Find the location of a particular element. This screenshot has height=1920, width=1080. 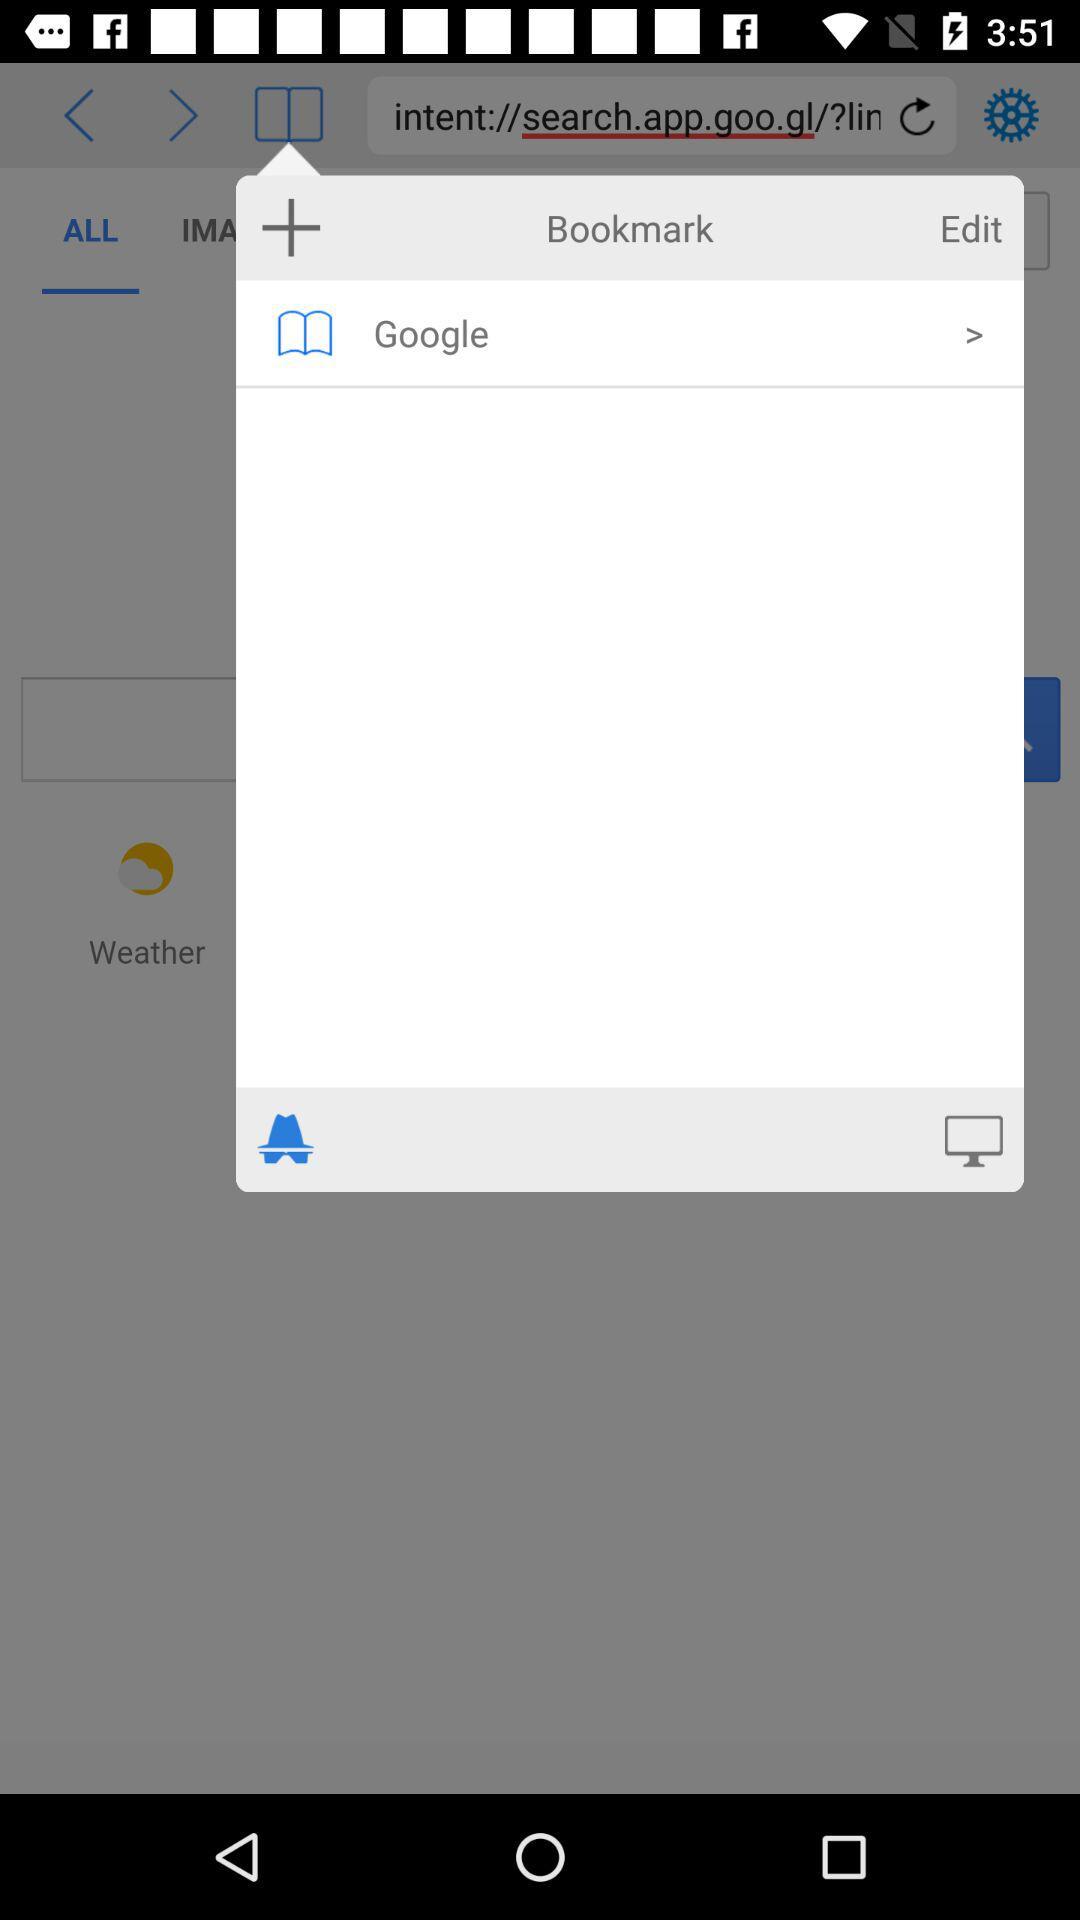

icon to the left of the google item is located at coordinates (304, 332).